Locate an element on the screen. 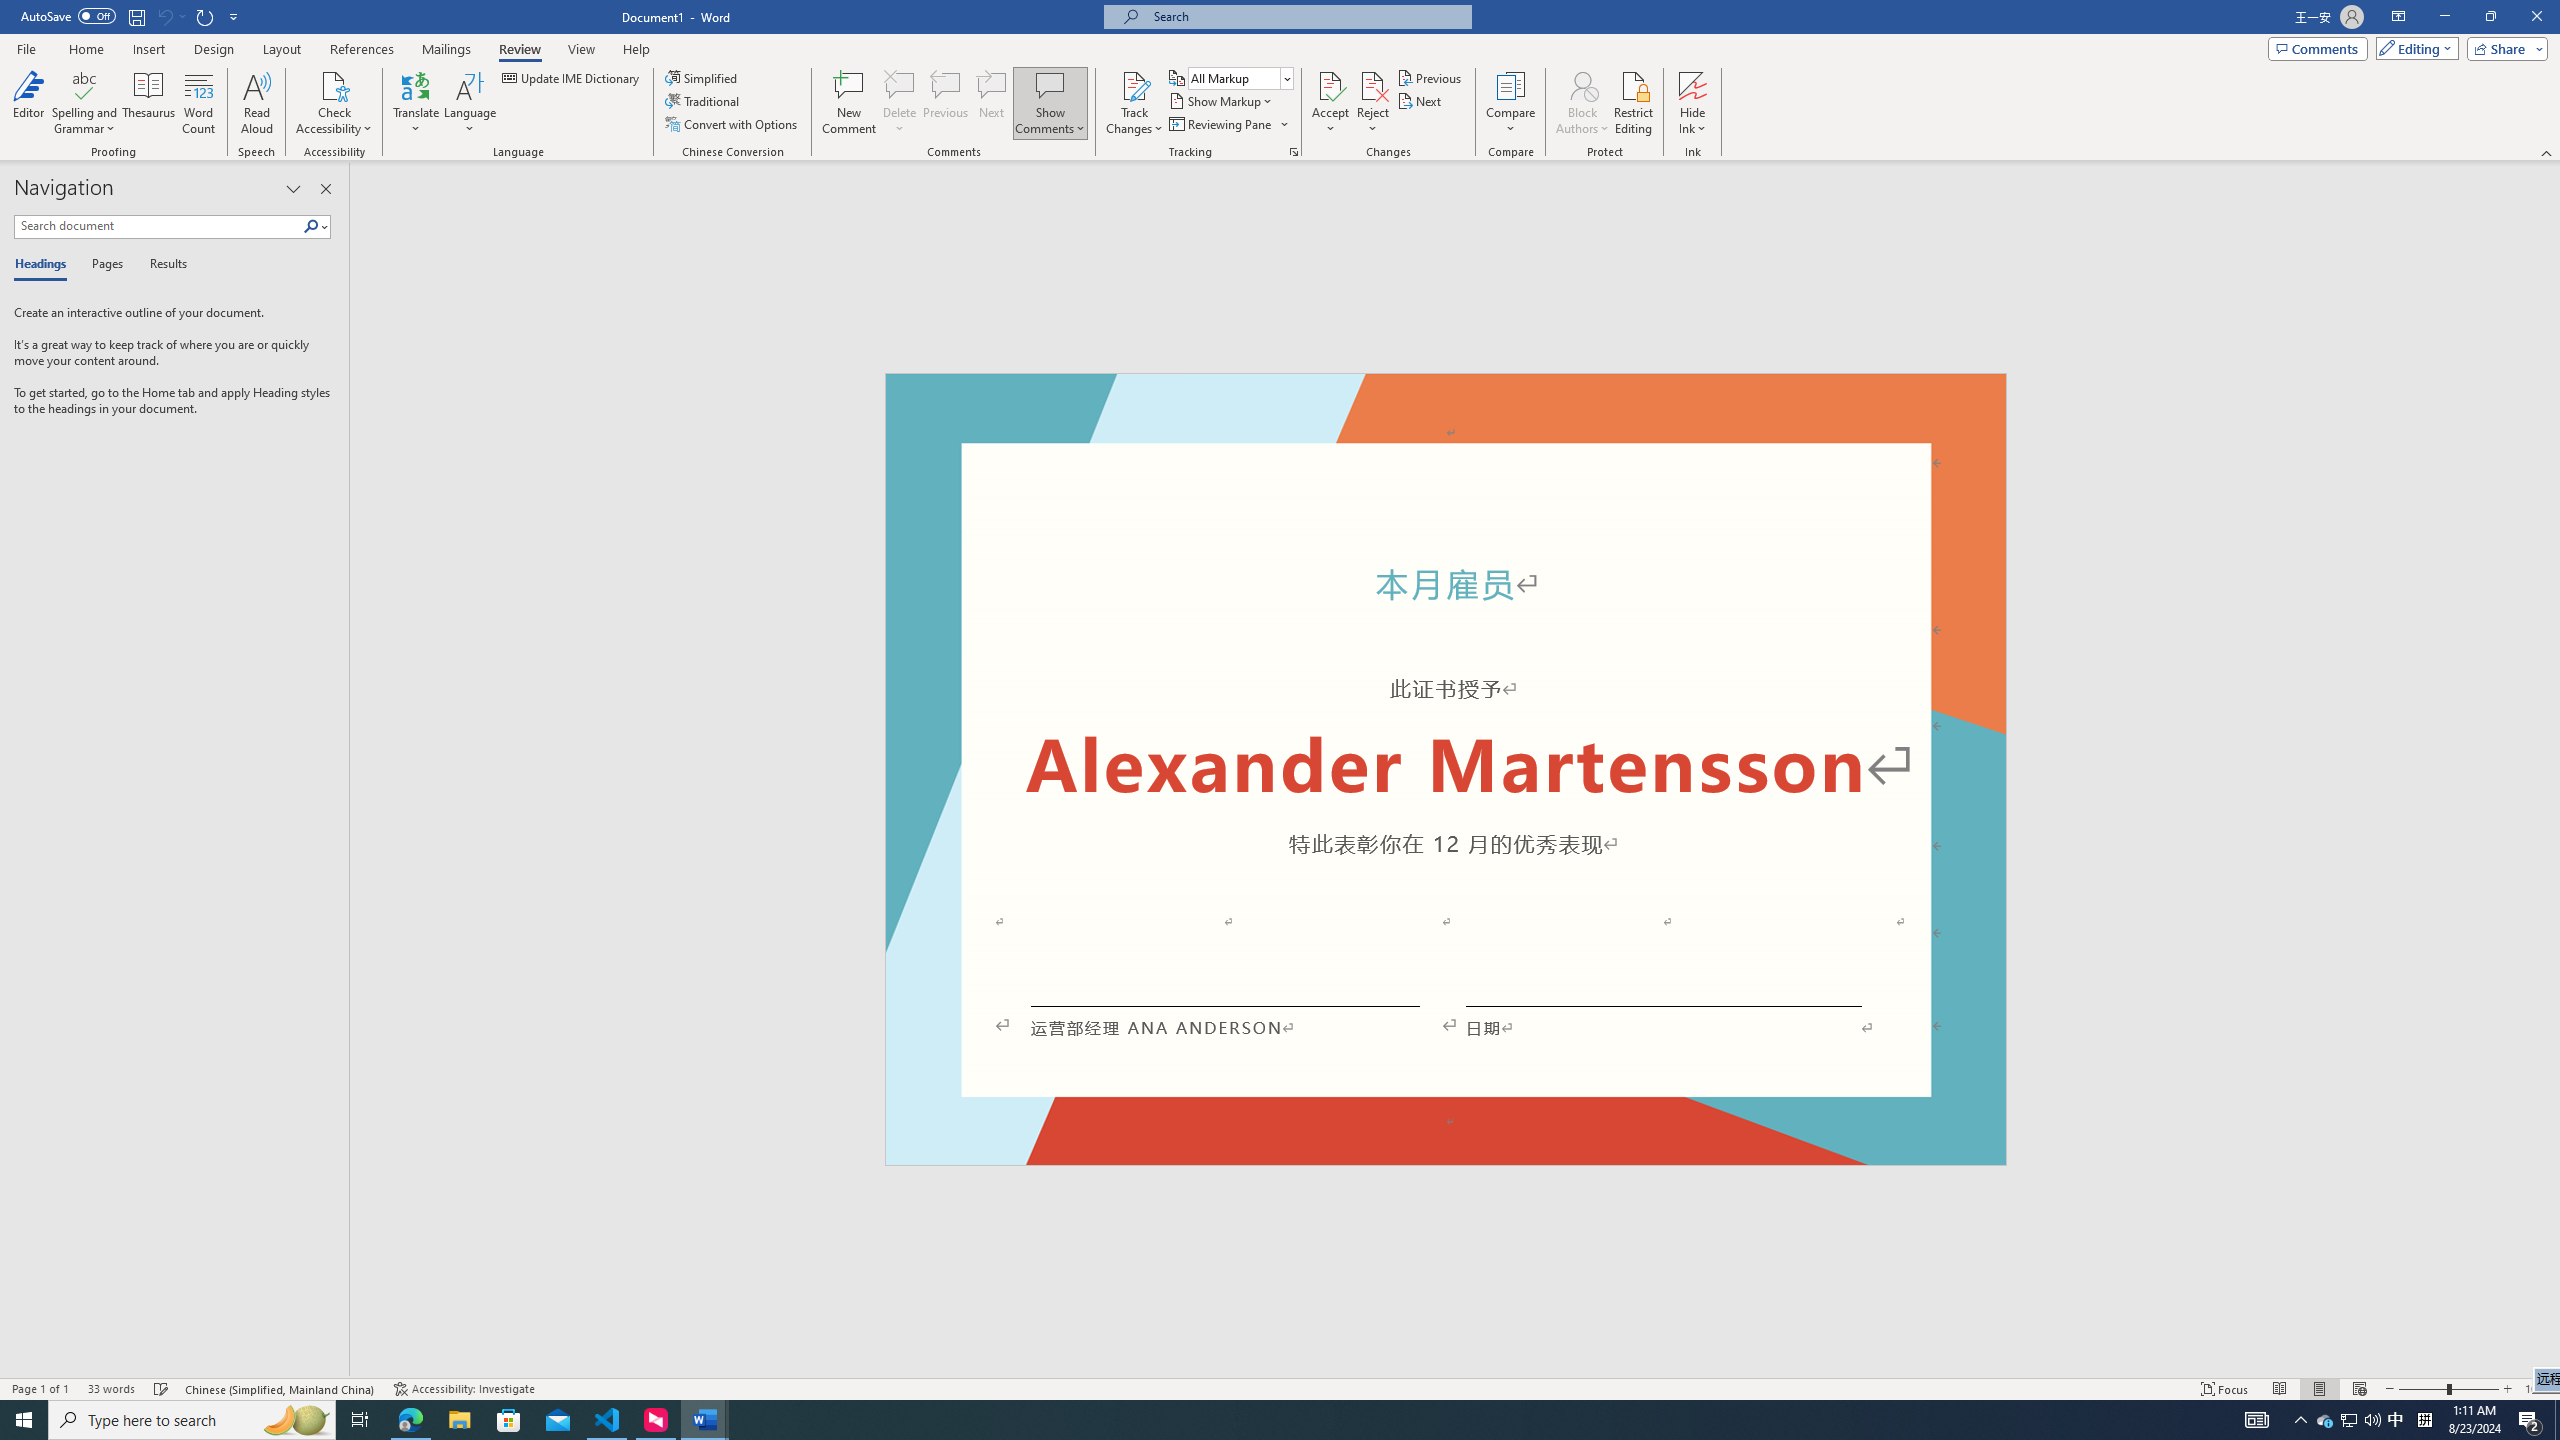 This screenshot has height=1440, width=2560. 'Previous' is located at coordinates (1430, 77).